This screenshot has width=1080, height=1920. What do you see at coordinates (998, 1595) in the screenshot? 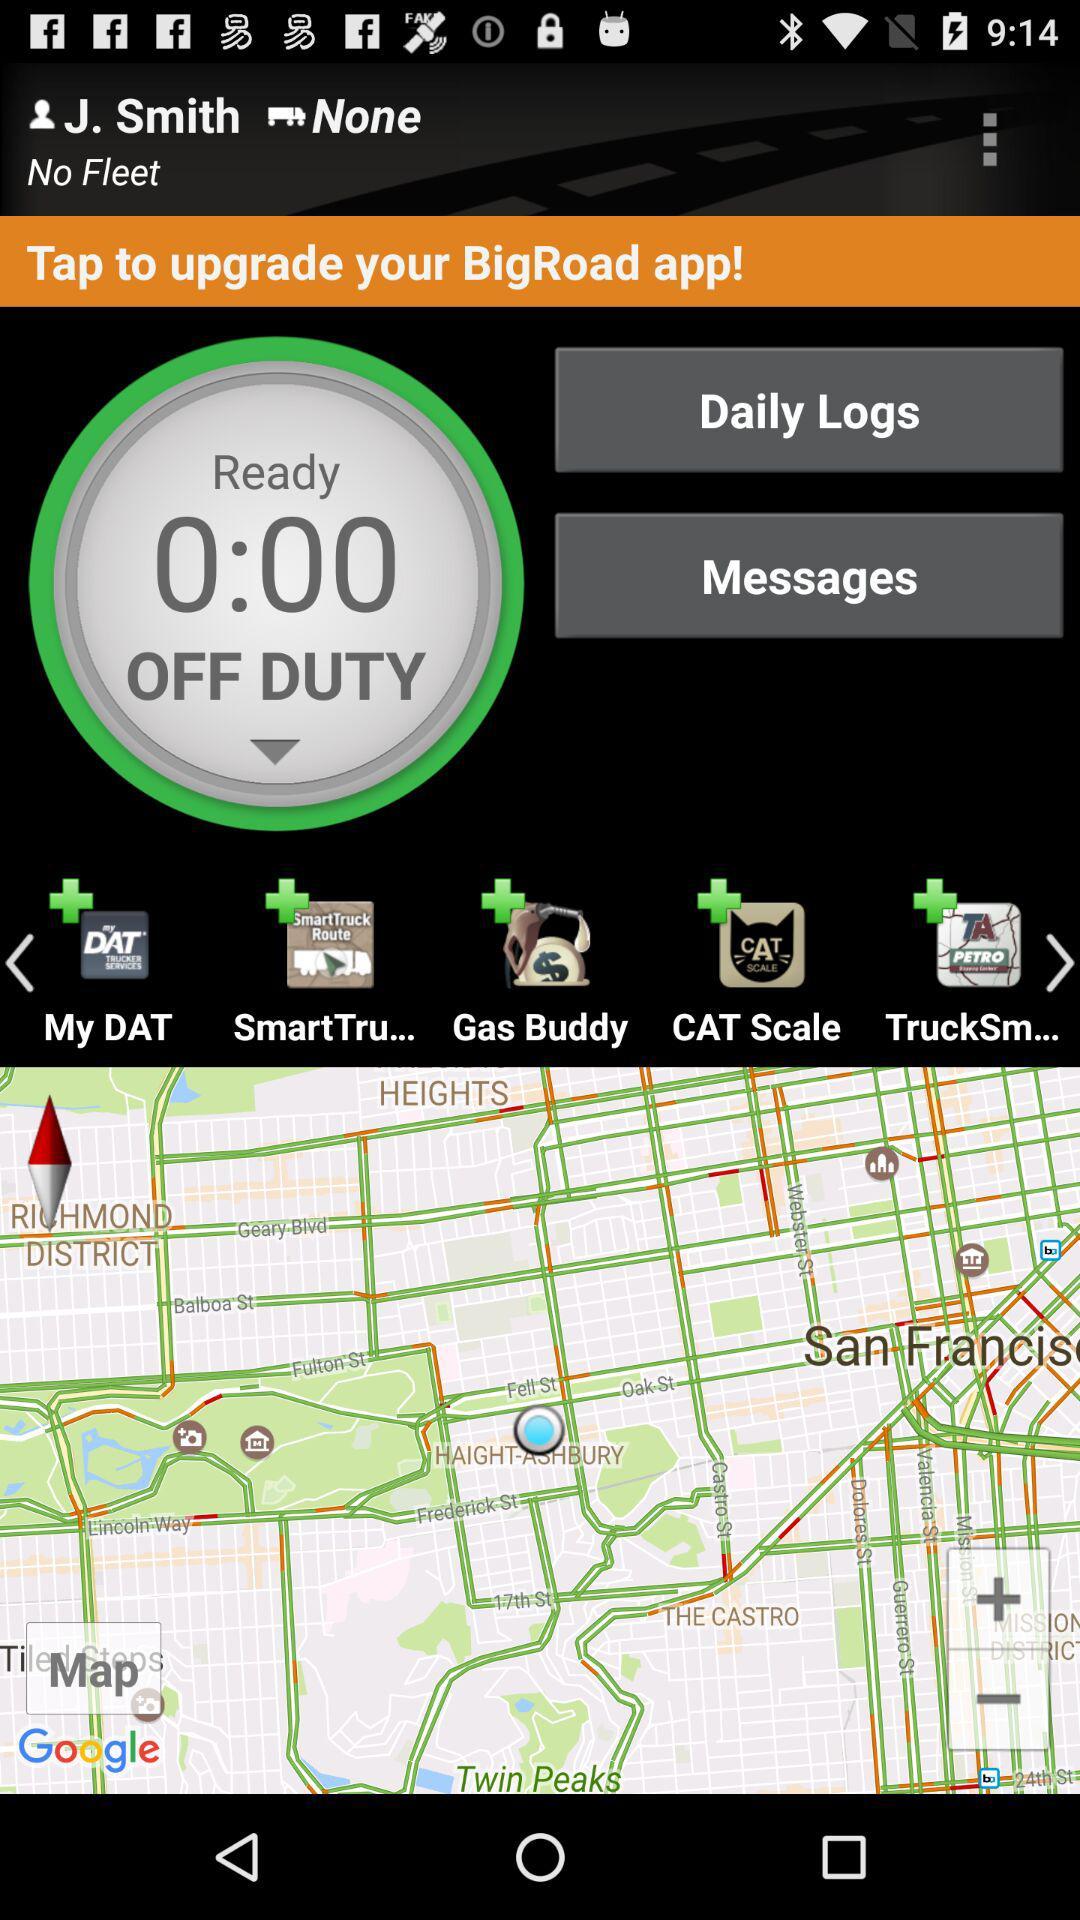
I see `zoom the map` at bounding box center [998, 1595].